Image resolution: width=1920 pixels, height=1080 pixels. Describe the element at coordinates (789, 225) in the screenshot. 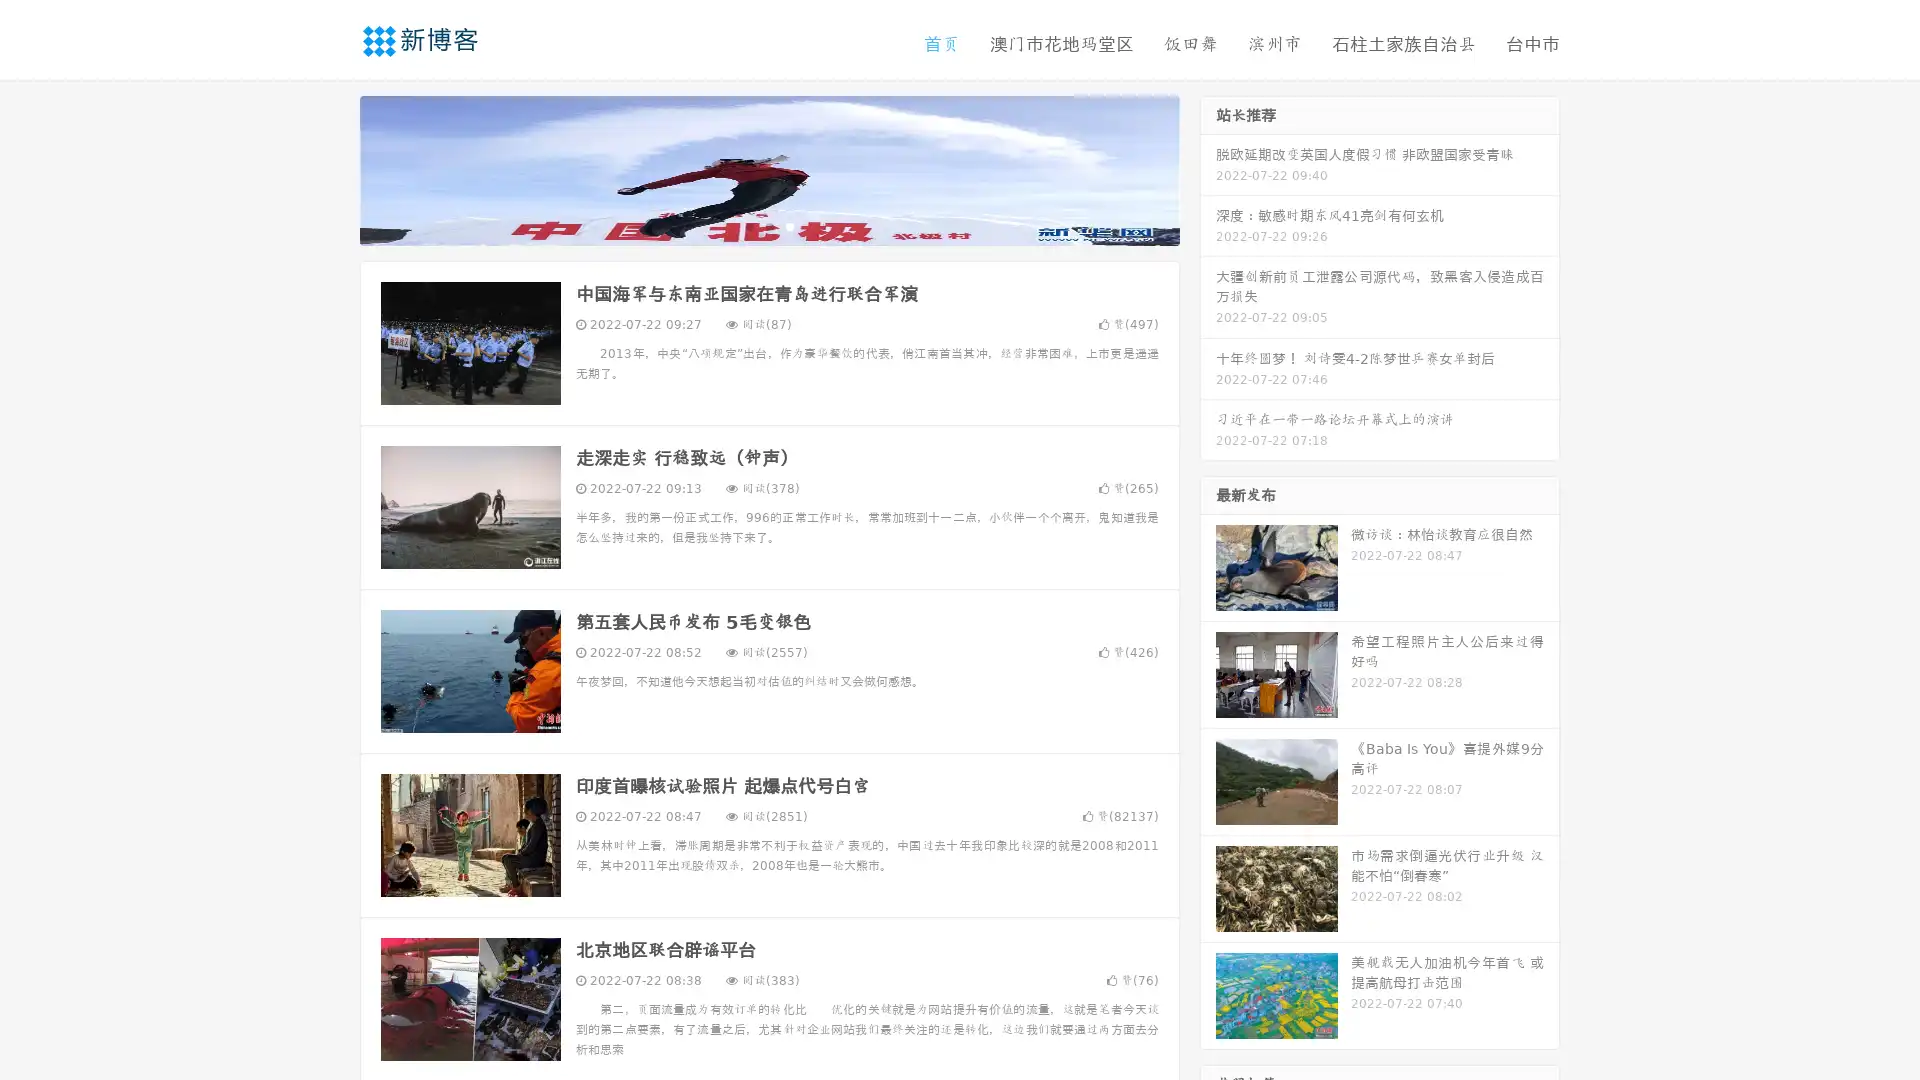

I see `Go to slide 3` at that location.